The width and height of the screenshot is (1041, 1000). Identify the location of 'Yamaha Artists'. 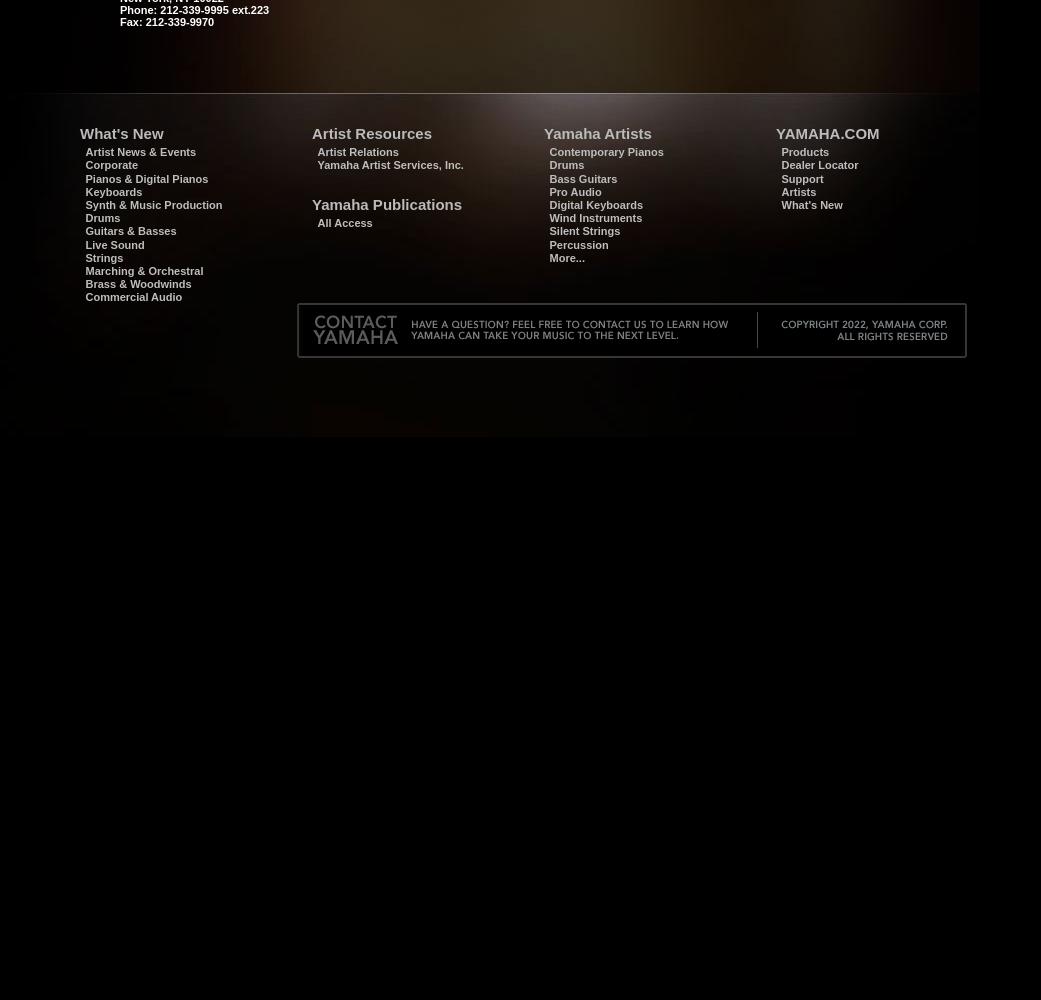
(597, 133).